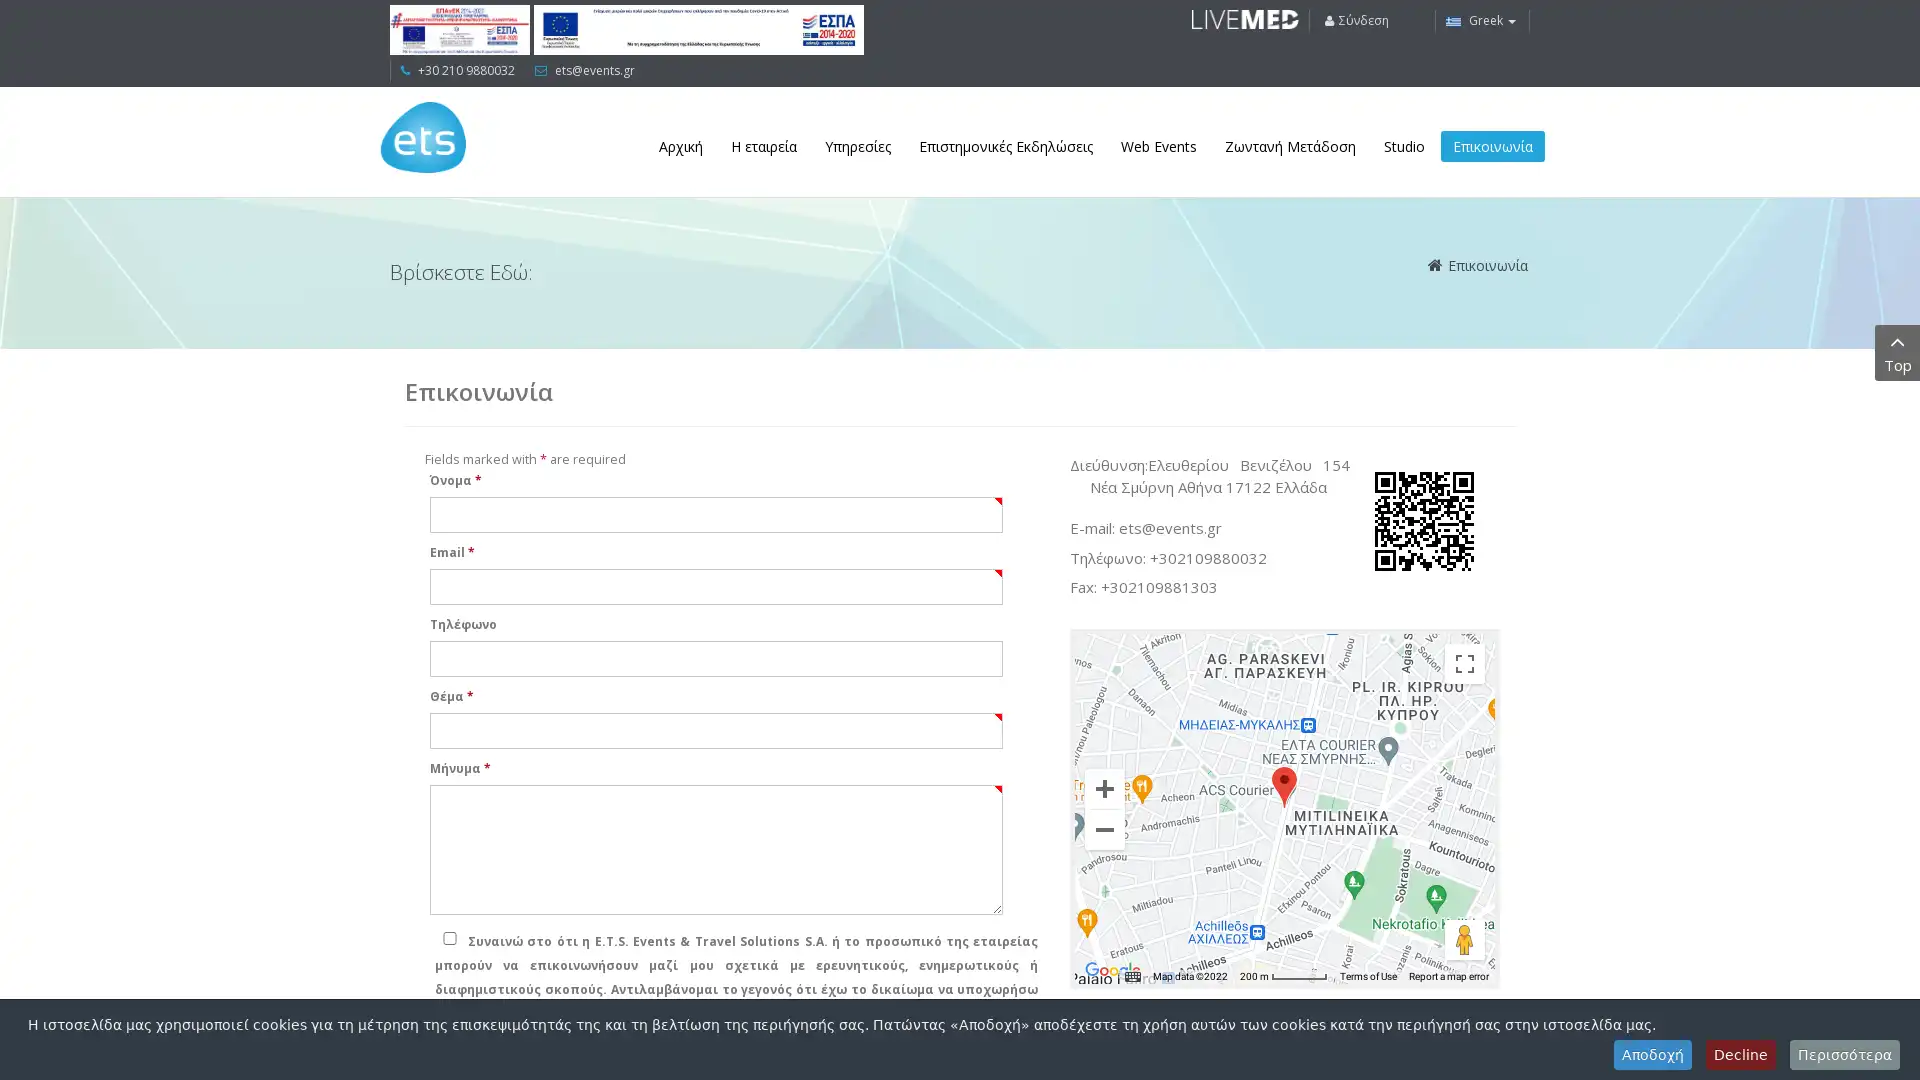  I want to click on Toggle fullscreen view, so click(1464, 663).